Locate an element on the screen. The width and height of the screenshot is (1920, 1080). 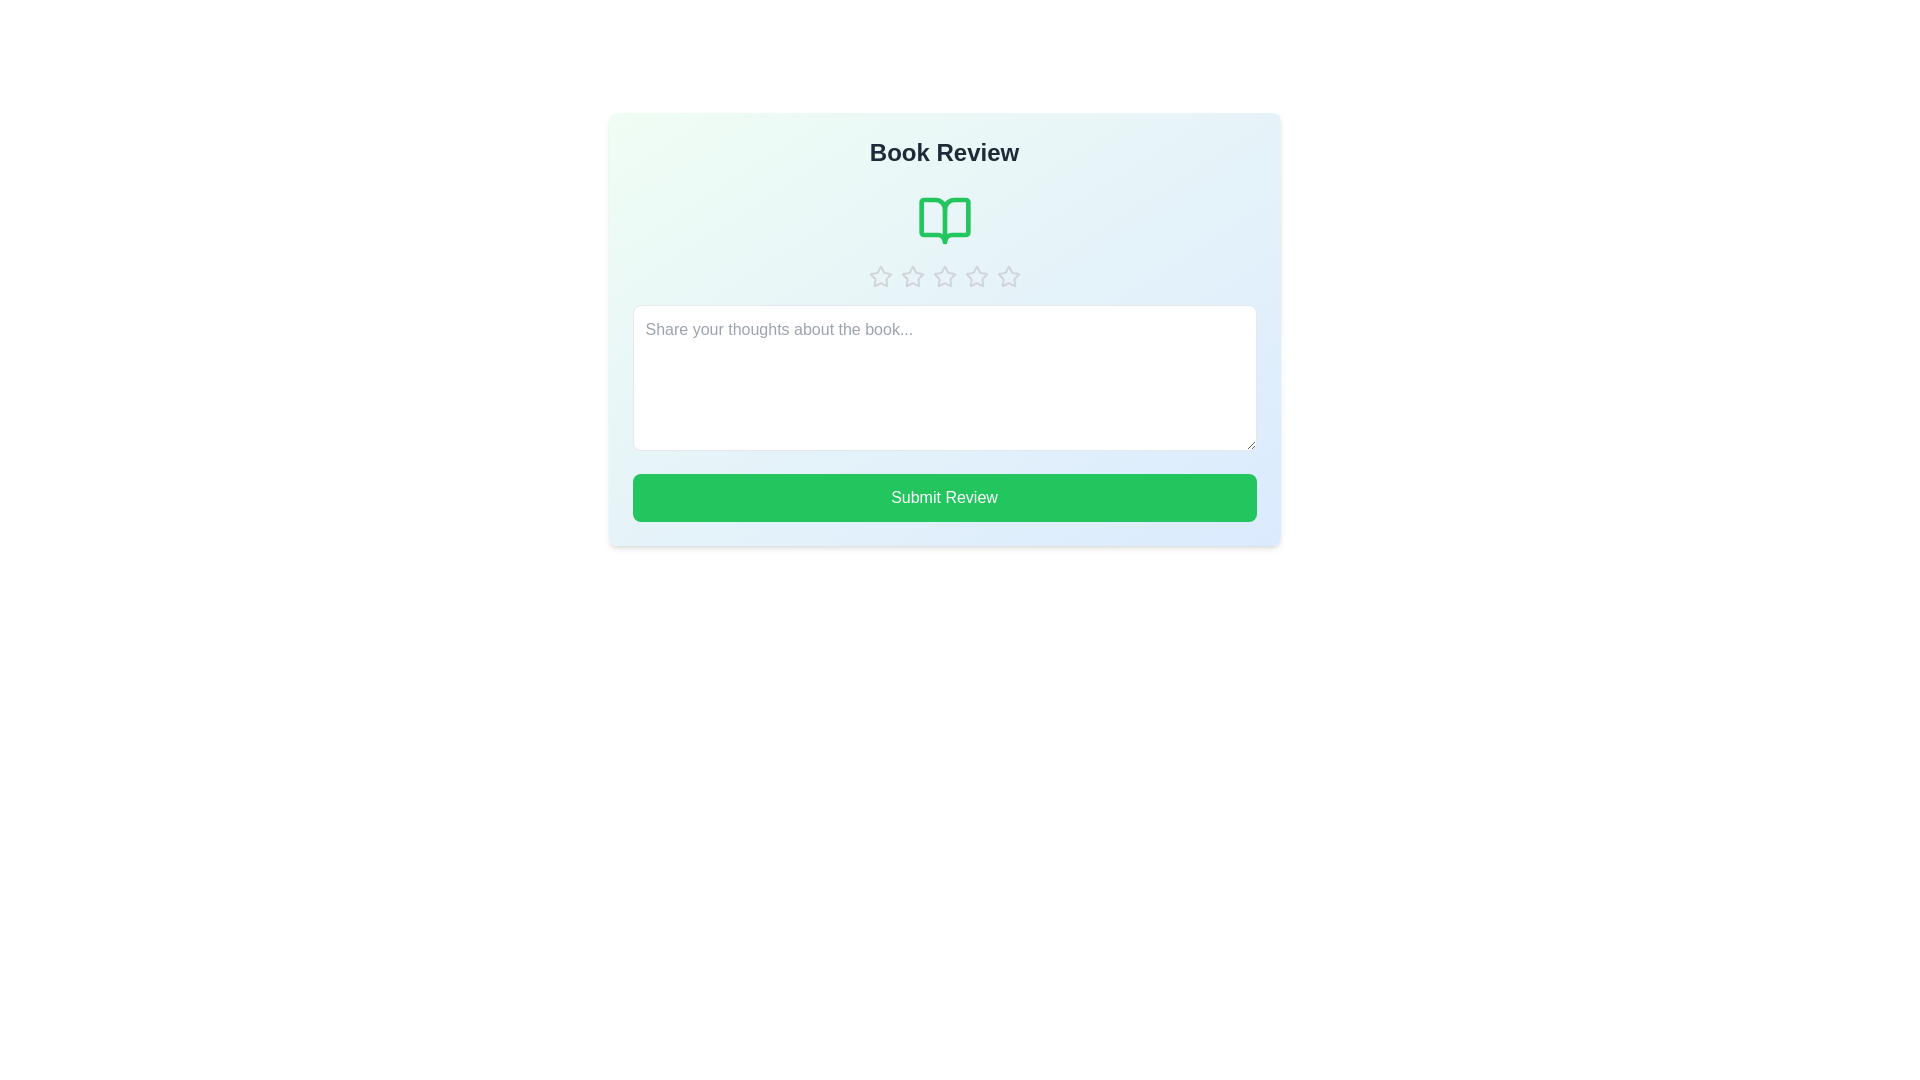
the star corresponding to 4 to preview the rating is located at coordinates (976, 277).